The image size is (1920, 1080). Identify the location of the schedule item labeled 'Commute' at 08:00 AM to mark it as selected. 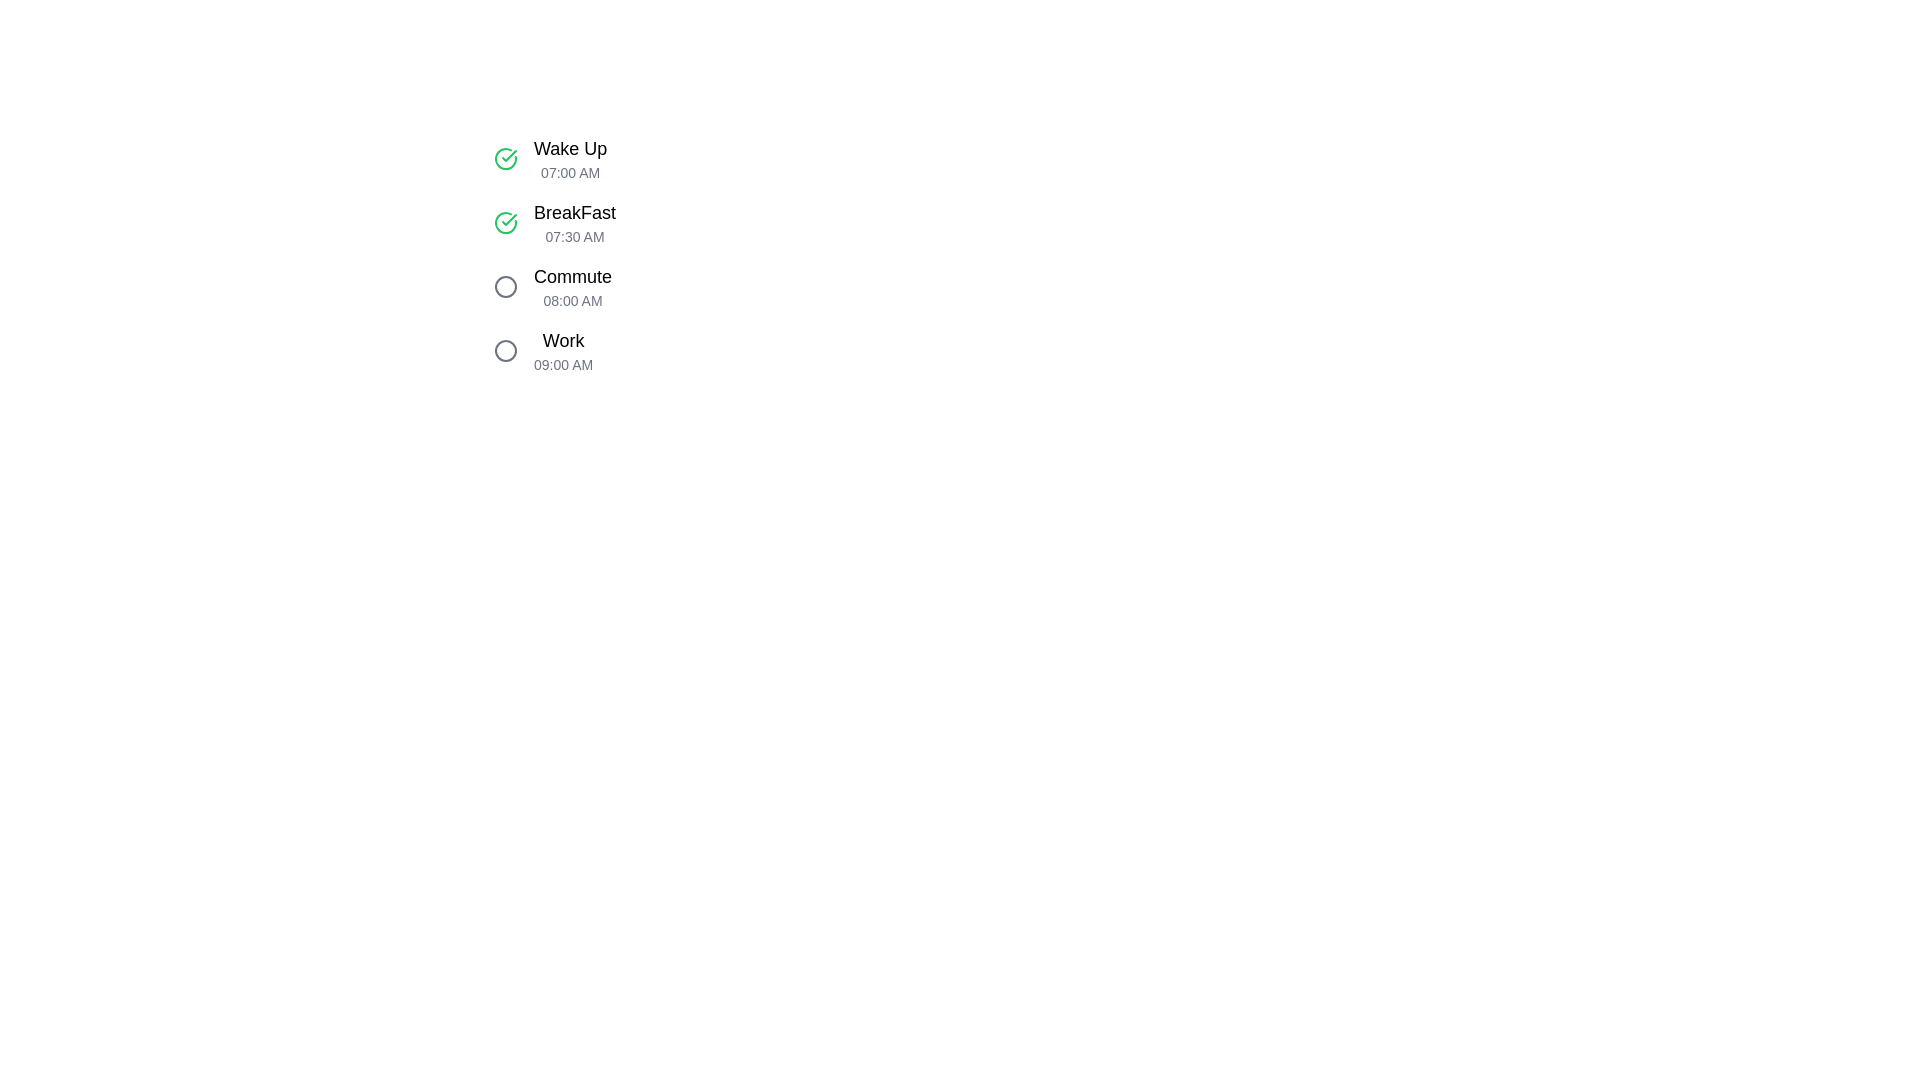
(686, 286).